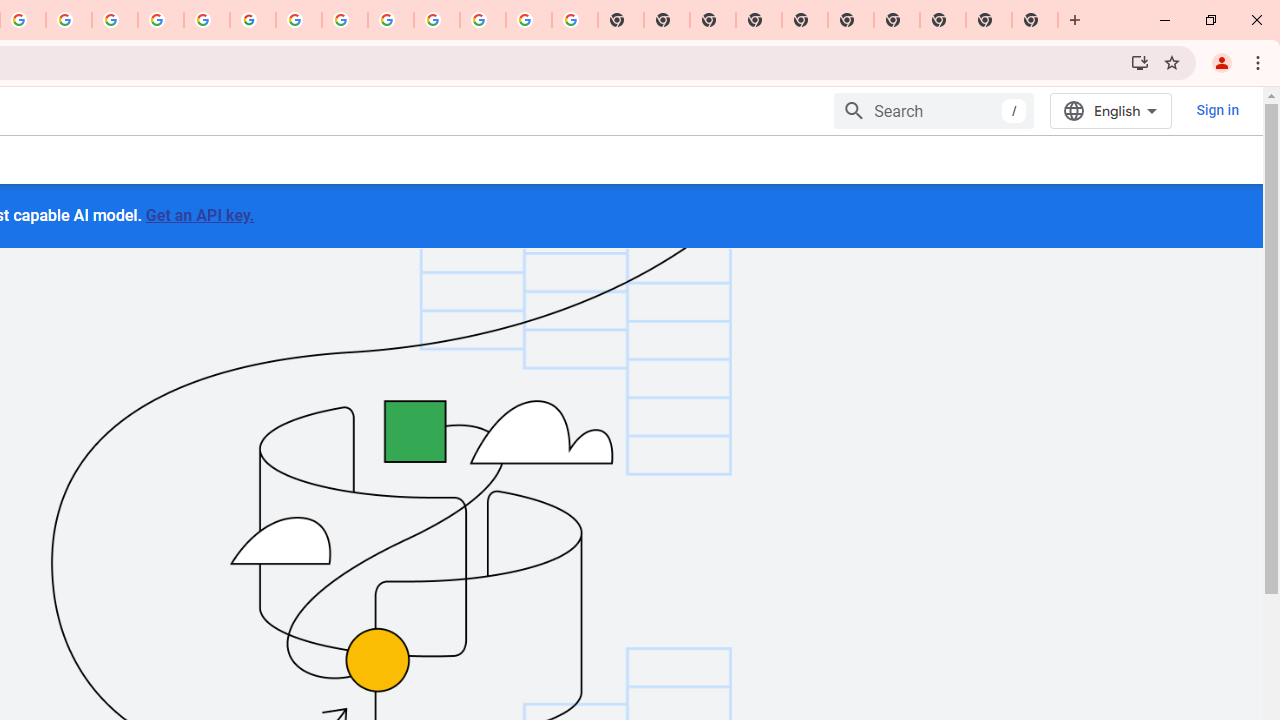 Image resolution: width=1280 pixels, height=720 pixels. Describe the element at coordinates (199, 215) in the screenshot. I see `'Get an API key.'` at that location.